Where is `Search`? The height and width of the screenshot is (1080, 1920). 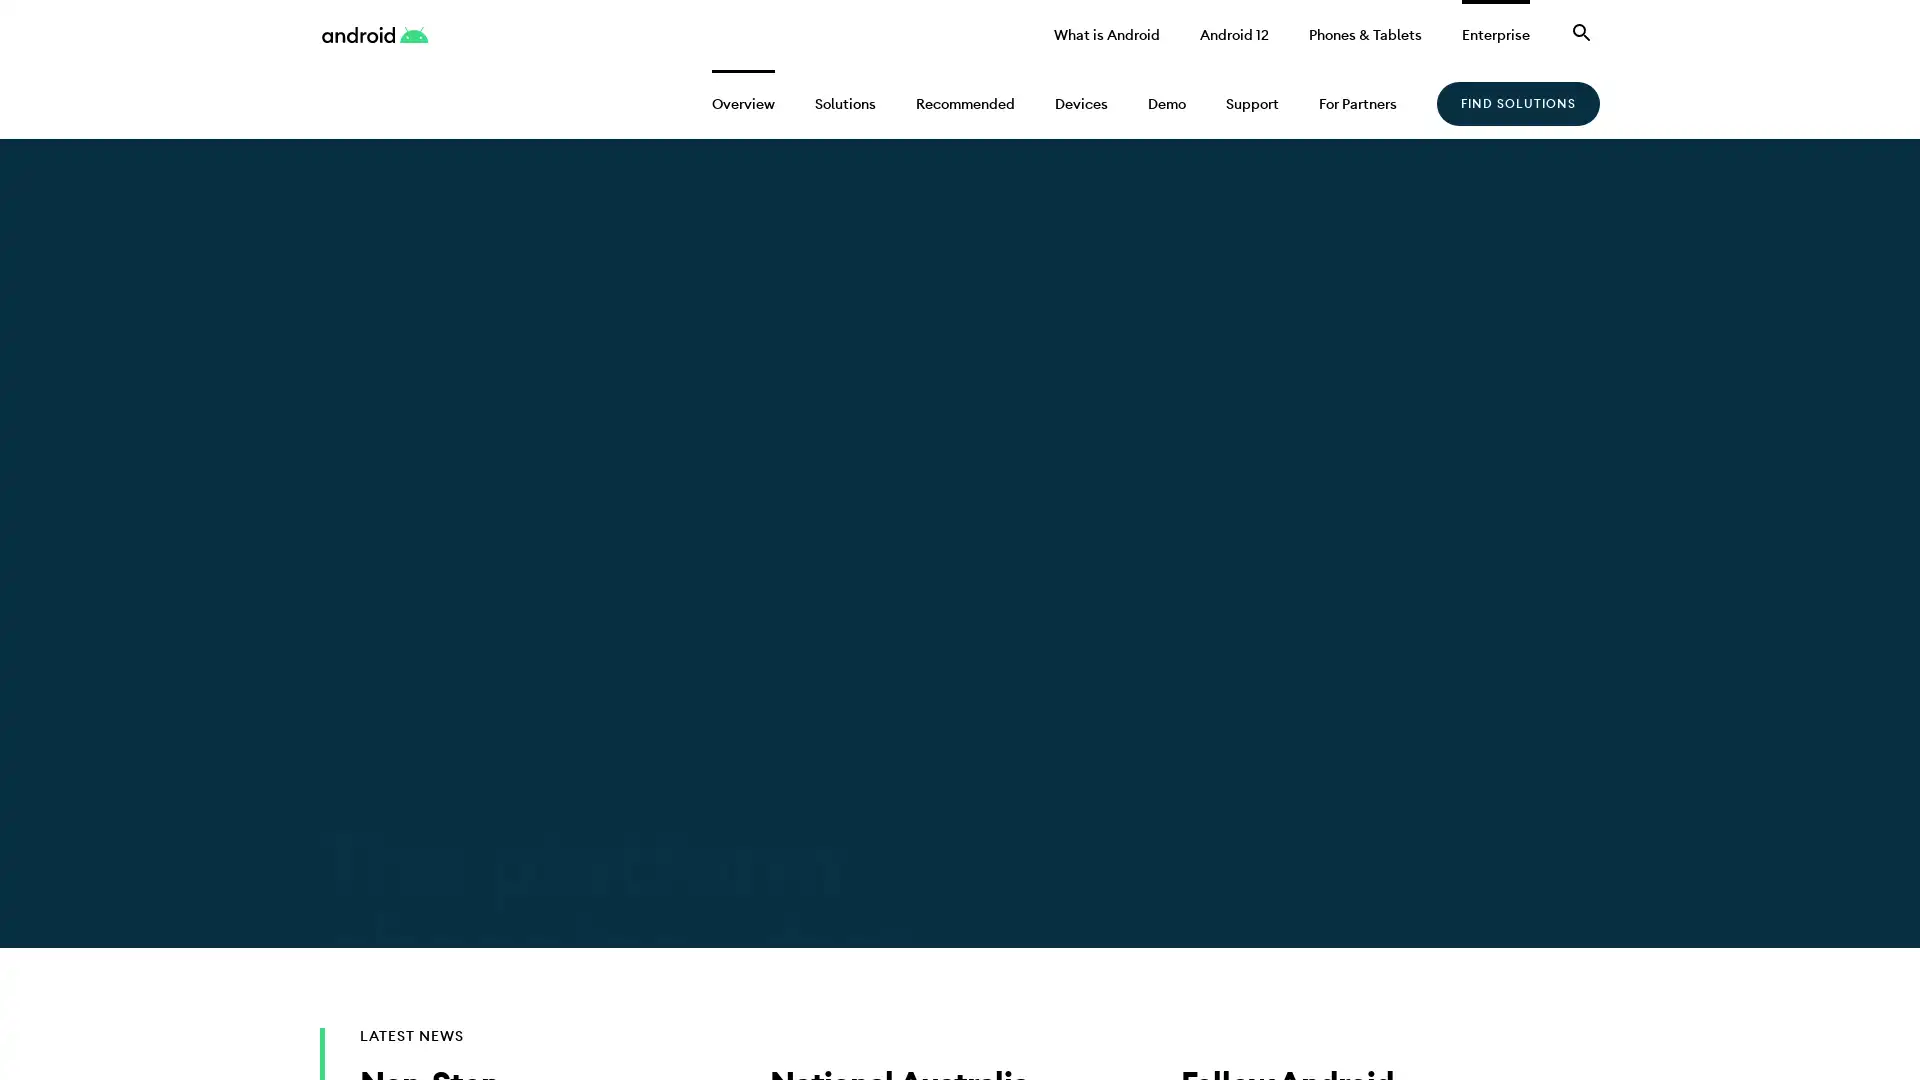 Search is located at coordinates (1581, 34).